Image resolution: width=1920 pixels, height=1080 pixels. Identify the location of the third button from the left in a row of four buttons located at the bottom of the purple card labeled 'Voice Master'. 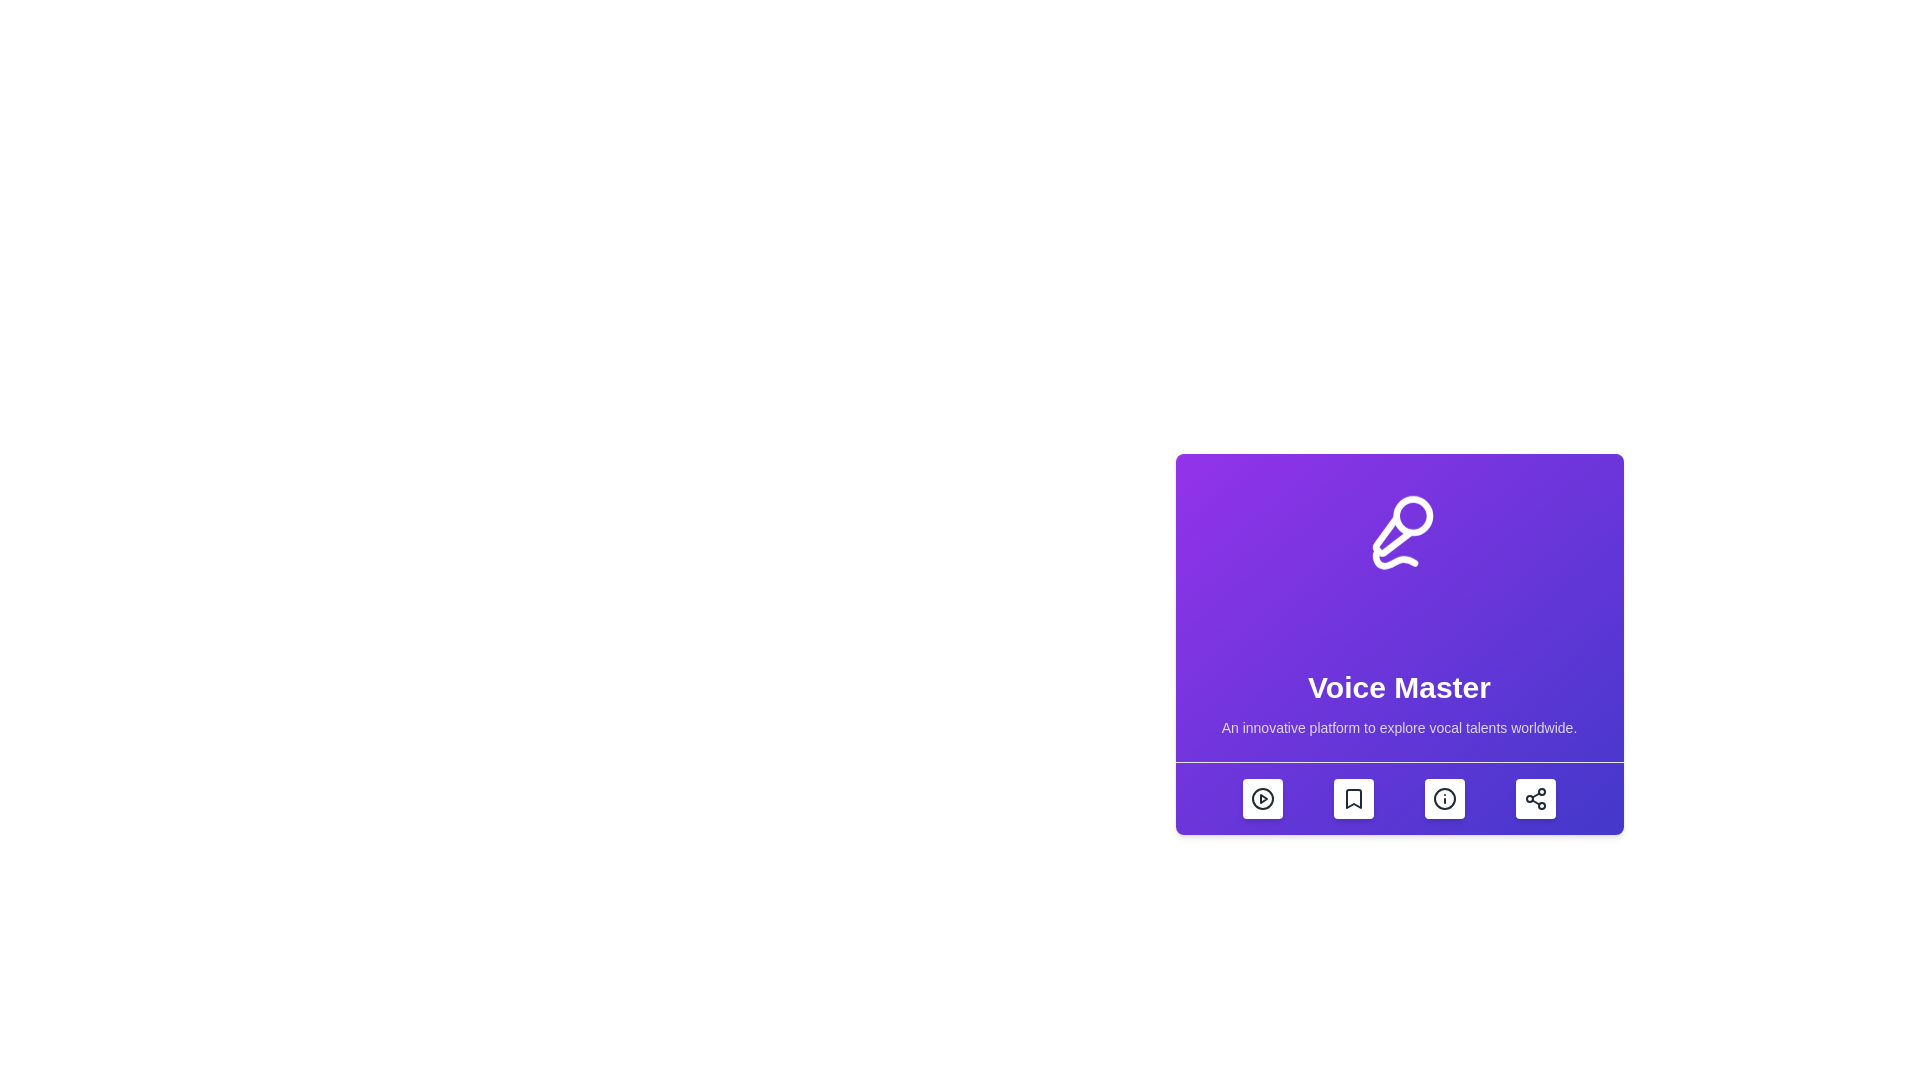
(1353, 797).